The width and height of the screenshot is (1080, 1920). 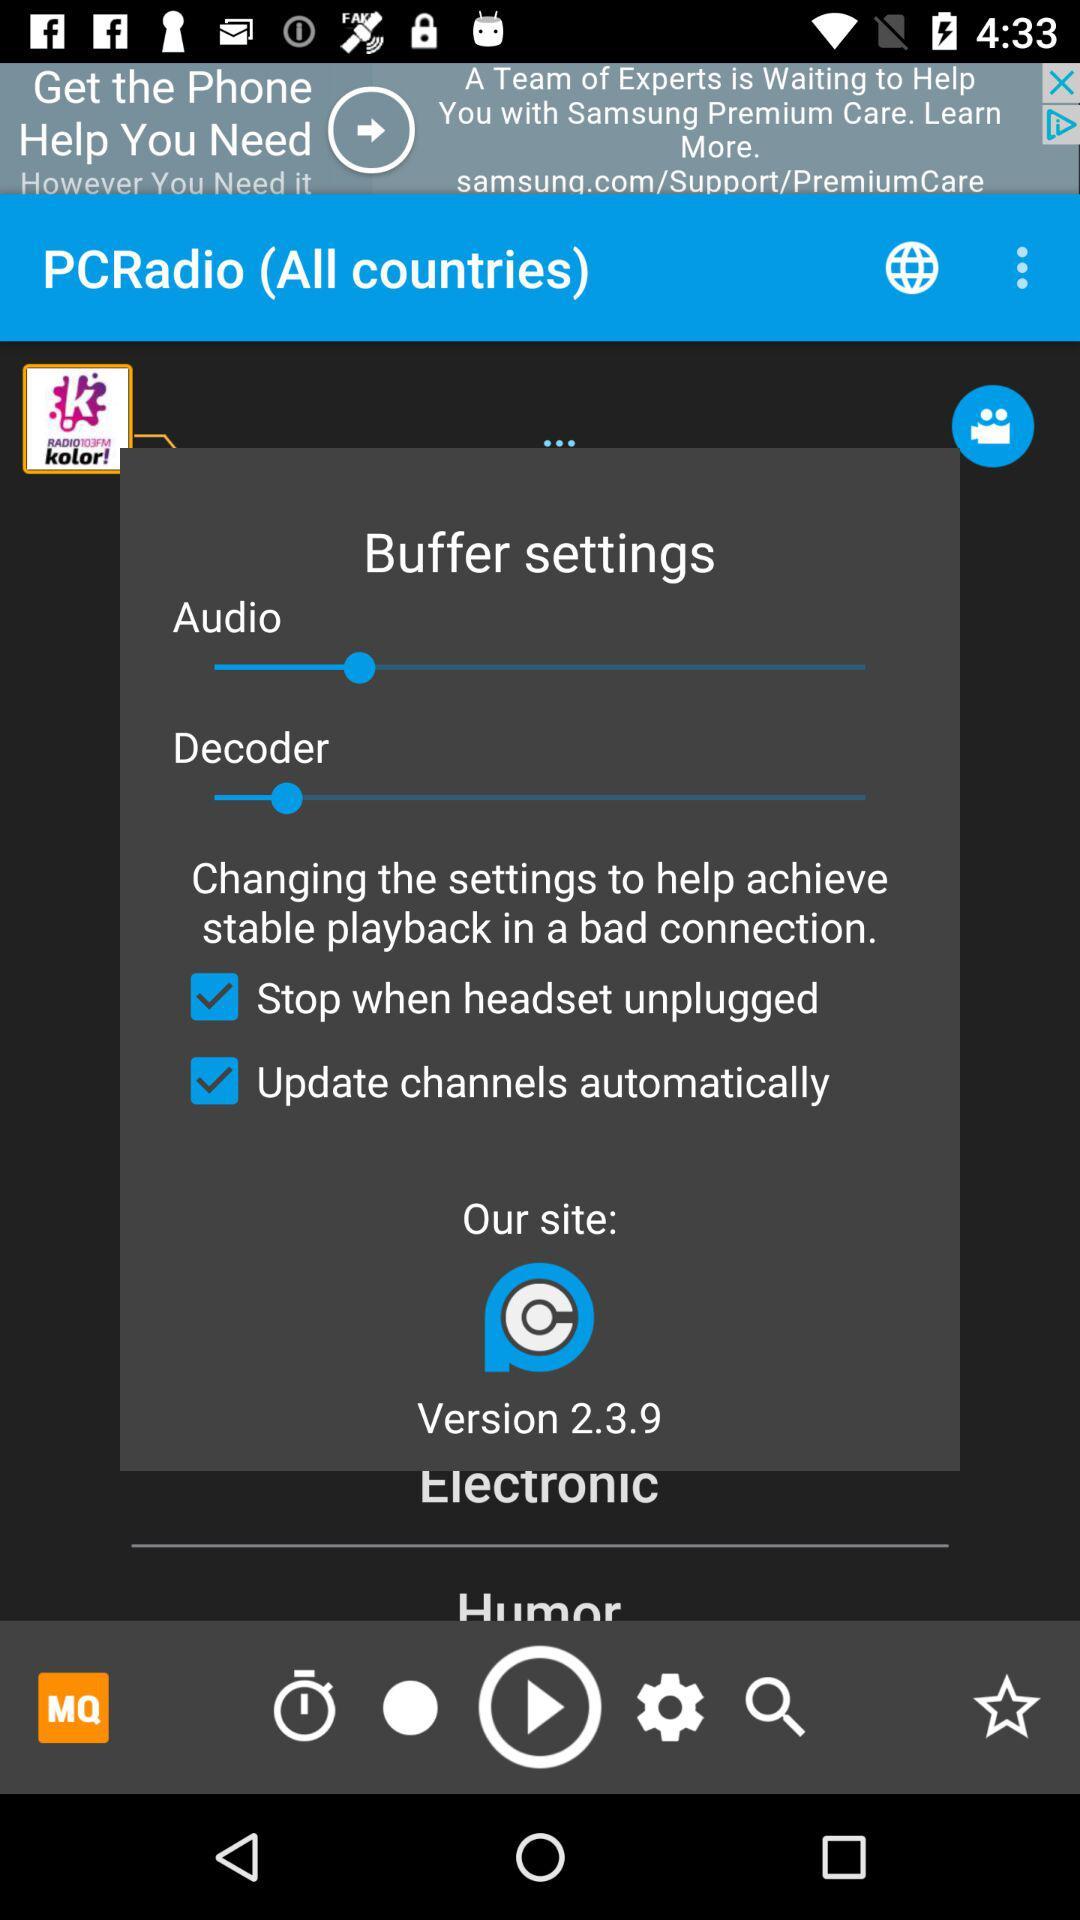 What do you see at coordinates (538, 1316) in the screenshot?
I see `visit the website in question` at bounding box center [538, 1316].